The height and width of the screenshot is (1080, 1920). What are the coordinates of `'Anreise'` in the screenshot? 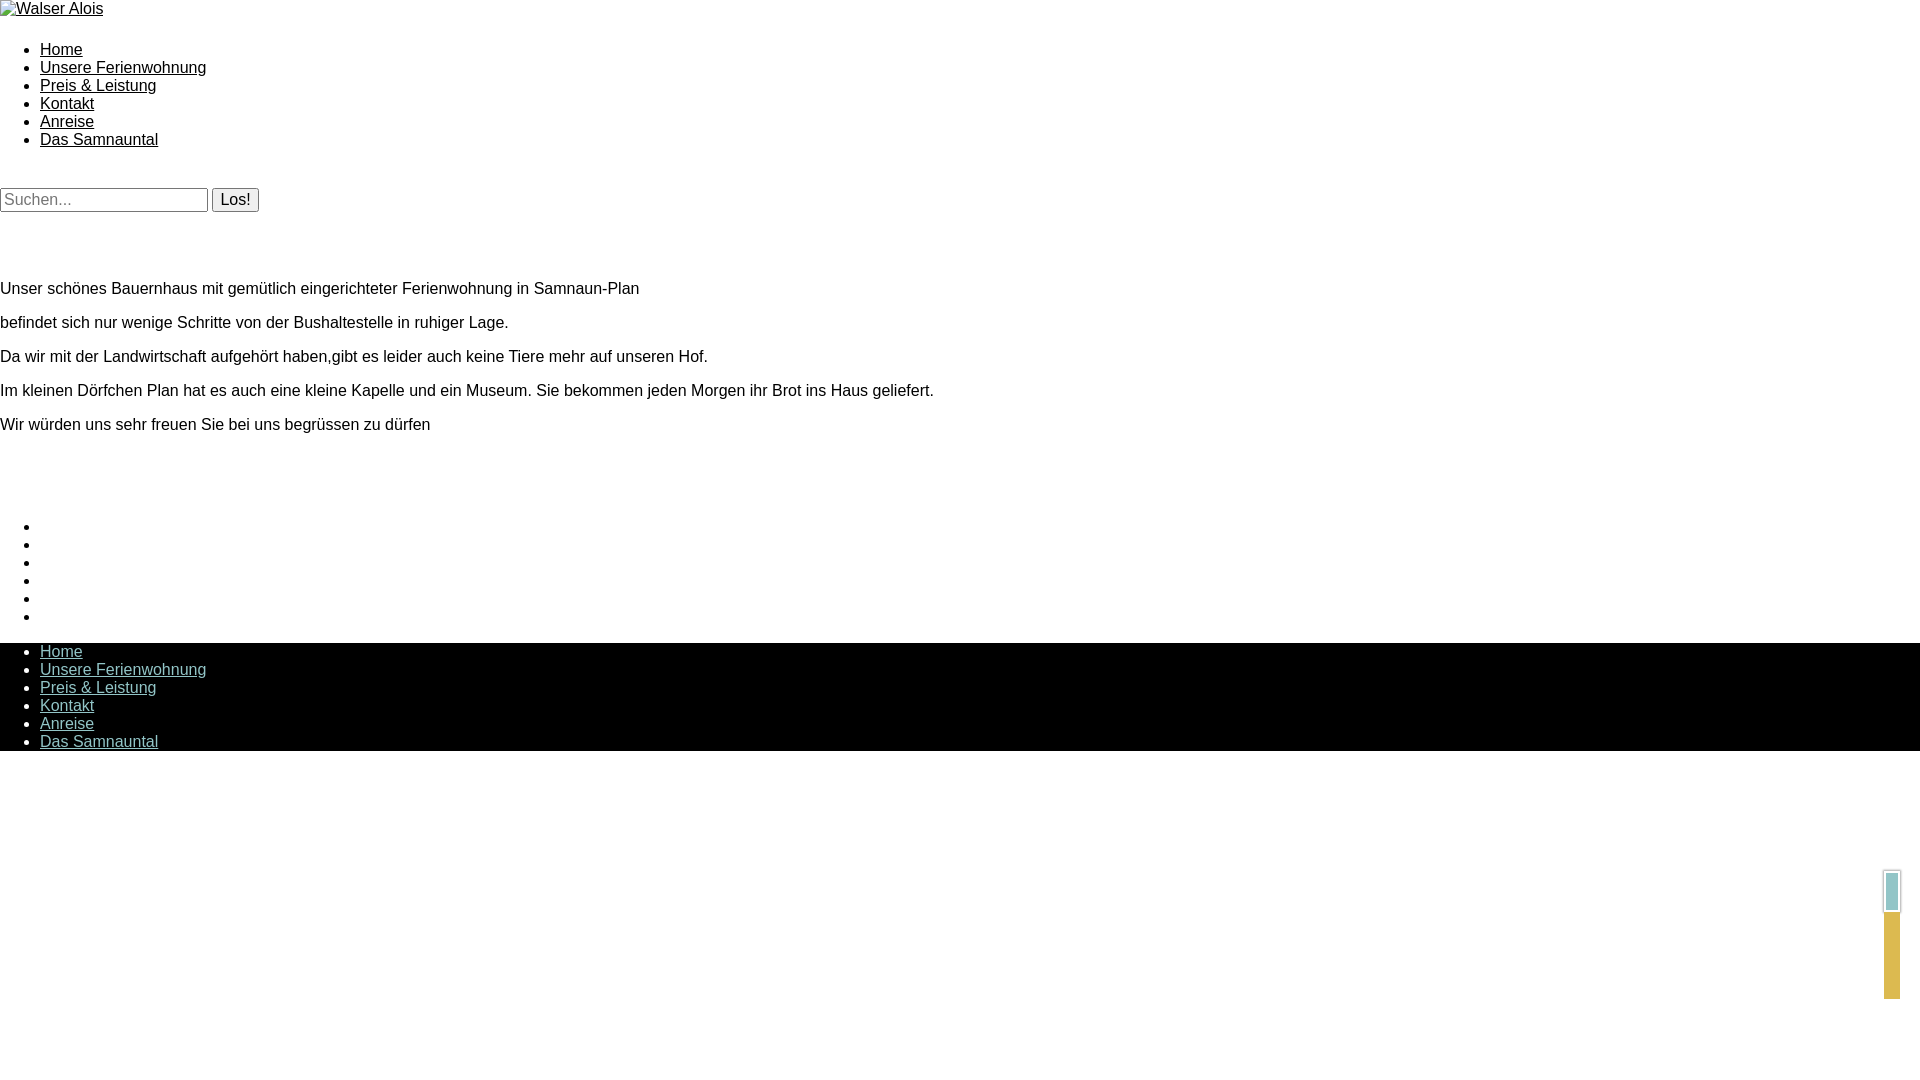 It's located at (67, 723).